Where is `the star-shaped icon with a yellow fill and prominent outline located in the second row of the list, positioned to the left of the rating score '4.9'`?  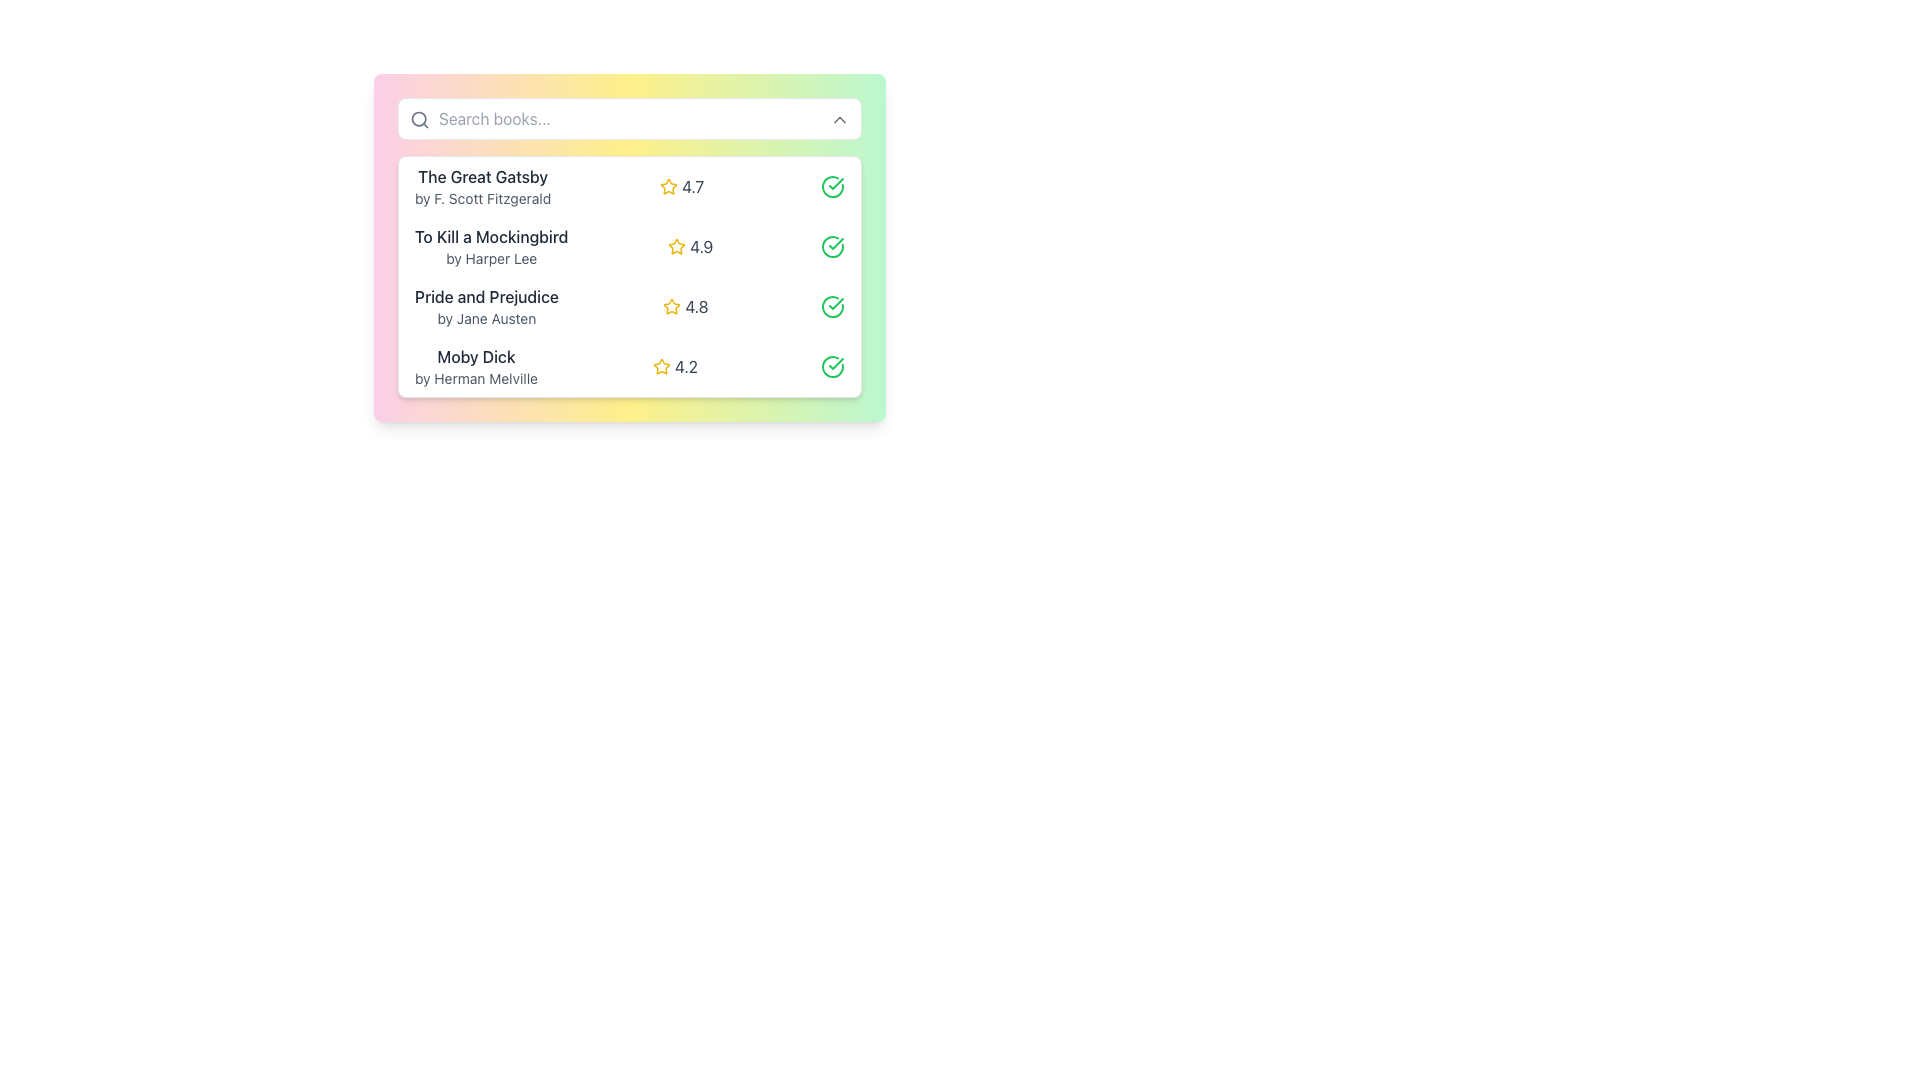 the star-shaped icon with a yellow fill and prominent outline located in the second row of the list, positioned to the left of the rating score '4.9' is located at coordinates (677, 245).